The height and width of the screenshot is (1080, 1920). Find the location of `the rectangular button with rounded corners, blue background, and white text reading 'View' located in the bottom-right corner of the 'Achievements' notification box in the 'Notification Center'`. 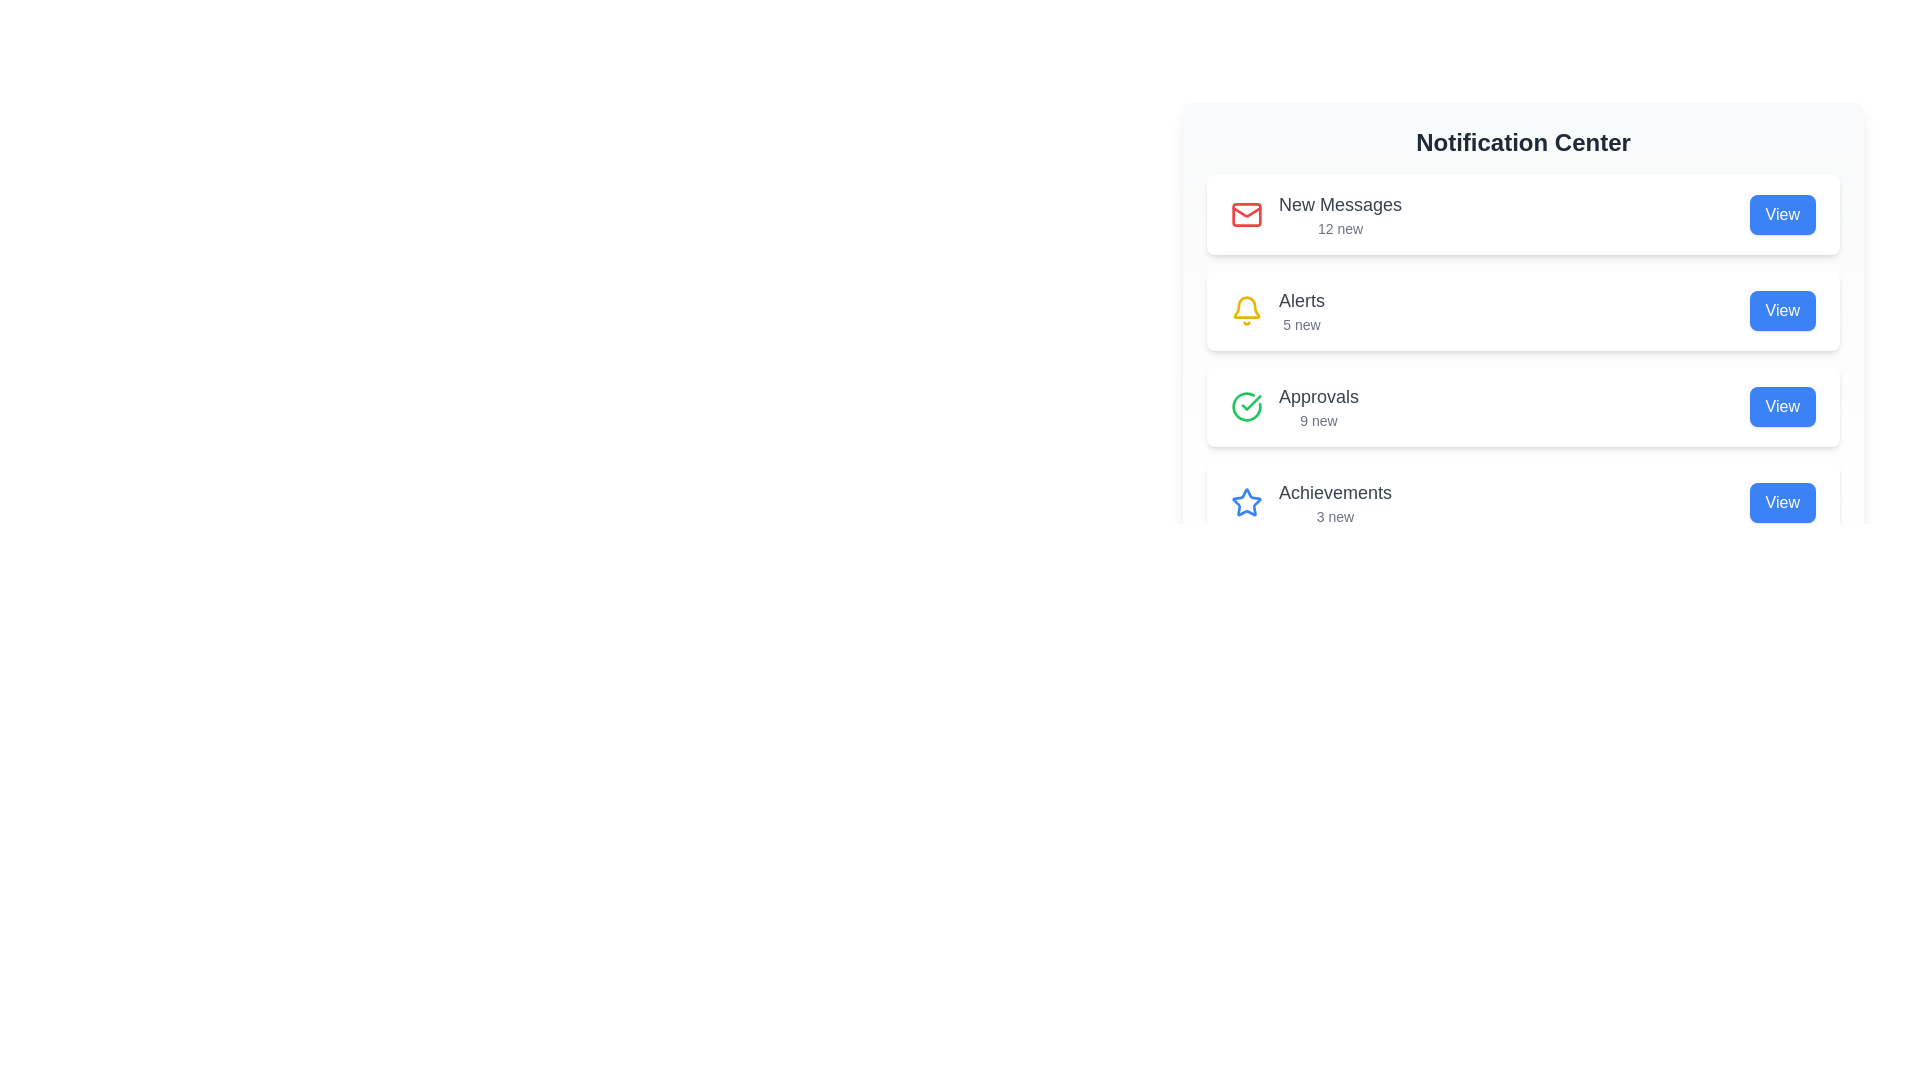

the rectangular button with rounded corners, blue background, and white text reading 'View' located in the bottom-right corner of the 'Achievements' notification box in the 'Notification Center' is located at coordinates (1782, 501).